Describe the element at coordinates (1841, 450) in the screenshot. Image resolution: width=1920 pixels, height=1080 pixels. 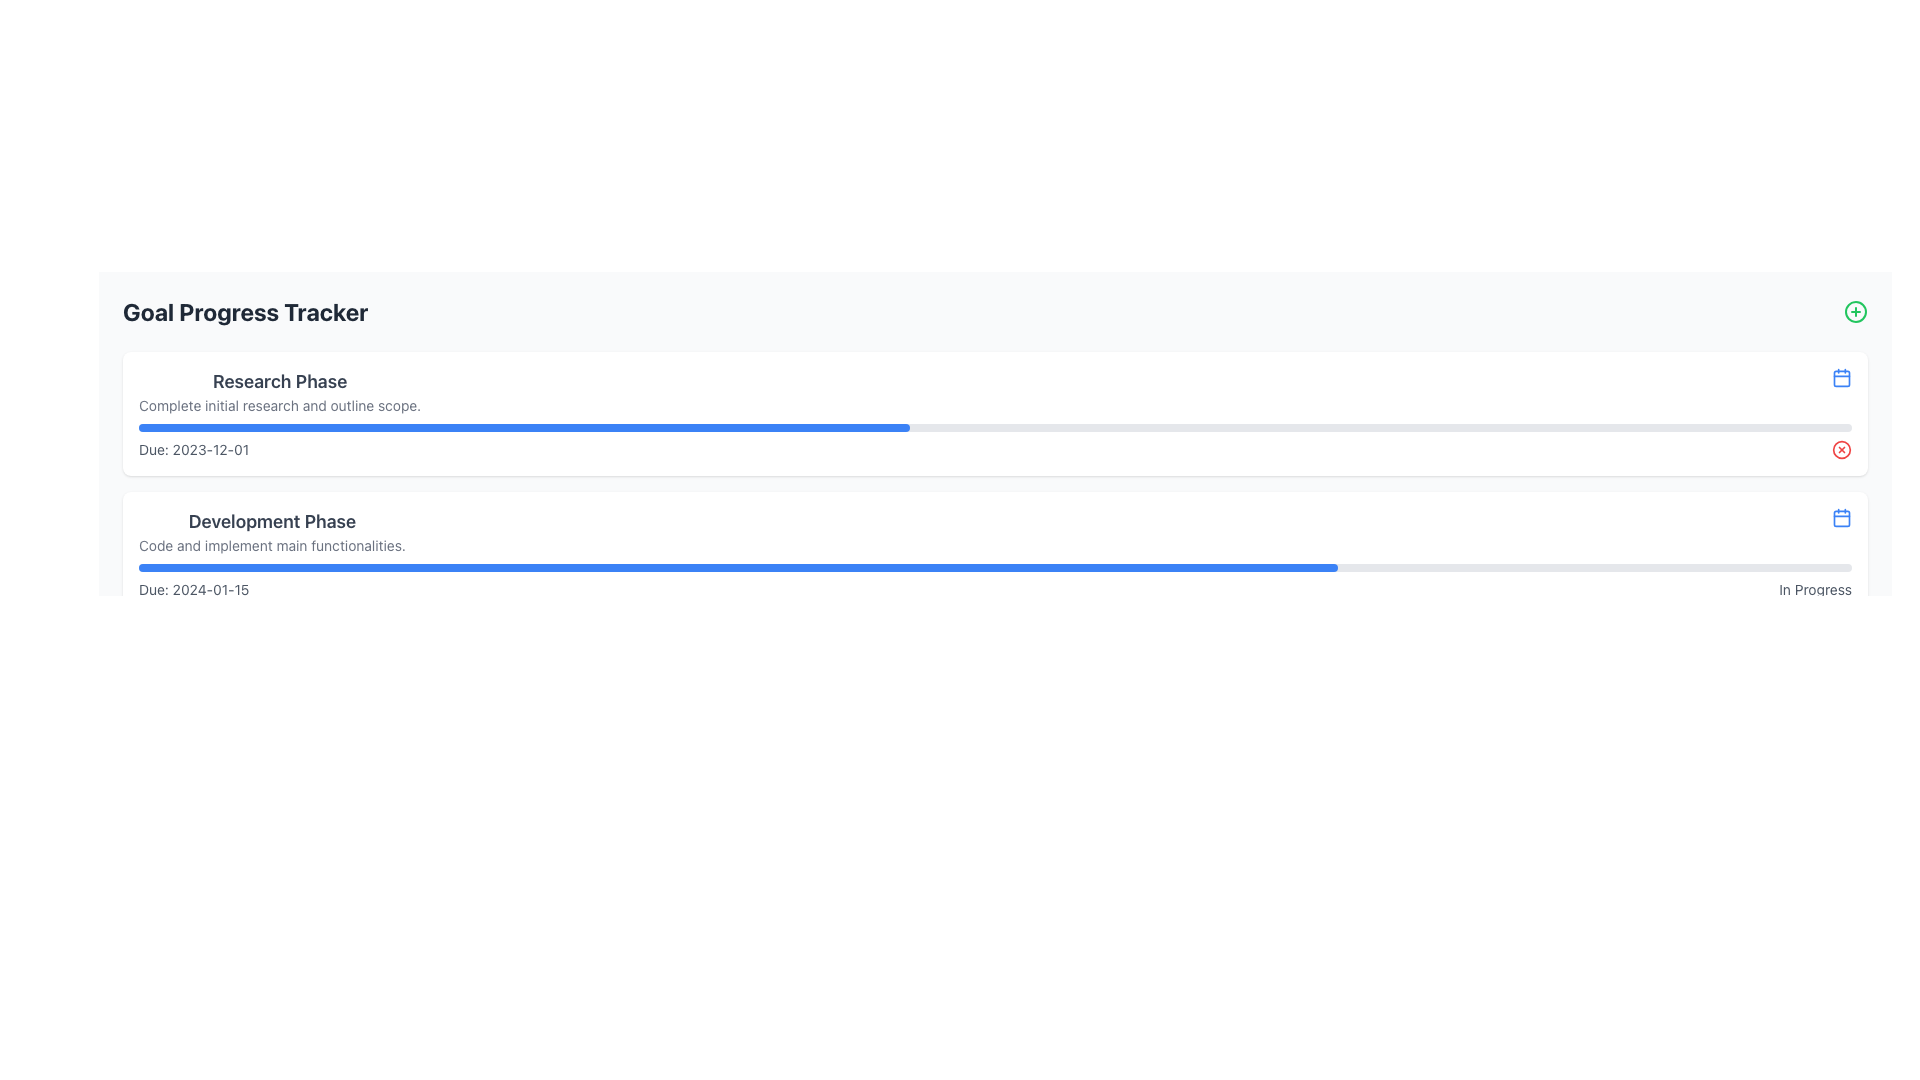
I see `the circular red 'X' icon with a modern design located in the 'Due: 2023-12-01' section of the 'Research Phase' task in the 'Goal Progress Tracker'` at that location.